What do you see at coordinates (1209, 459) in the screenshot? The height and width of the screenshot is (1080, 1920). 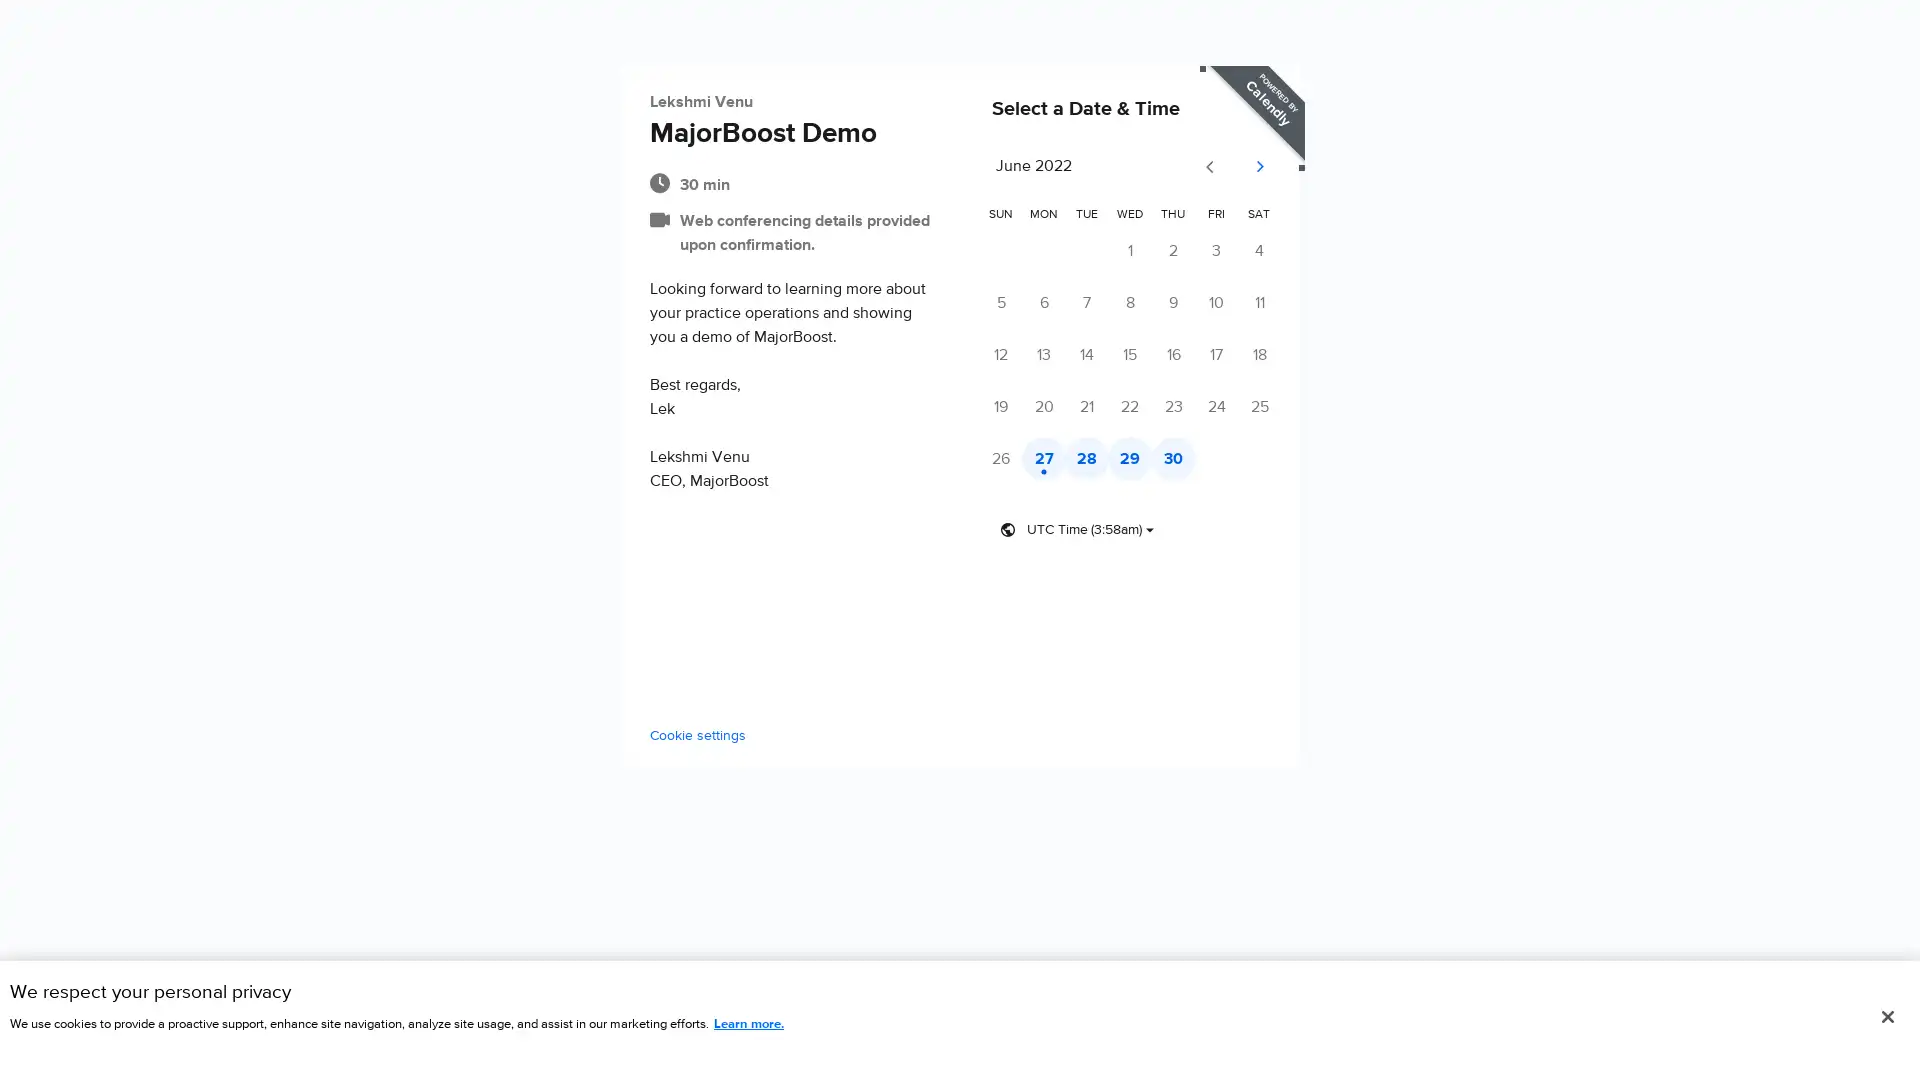 I see `Thursday, June 30 - Times available` at bounding box center [1209, 459].